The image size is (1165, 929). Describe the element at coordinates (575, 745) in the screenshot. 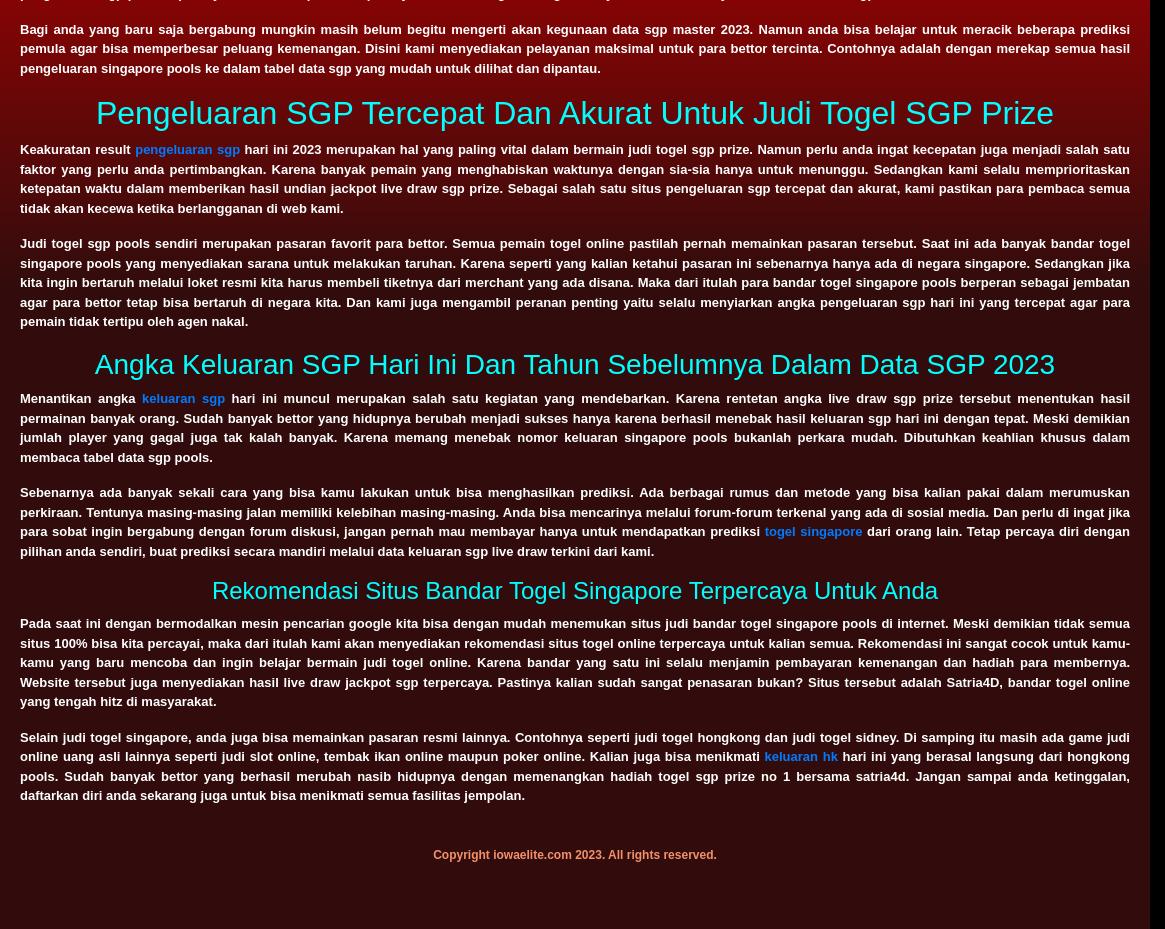

I see `'Selain judi togel singapore, anda juga bisa memainkan pasaran resmi lainnya. Contohnya seperti judi togel hongkong dan judi togel sidney. Di samping itu masih ada game judi online uang asli lainnya seperti judi slot online, tembak ikan online maupun poker online. Kalian juga bisa menikmati'` at that location.